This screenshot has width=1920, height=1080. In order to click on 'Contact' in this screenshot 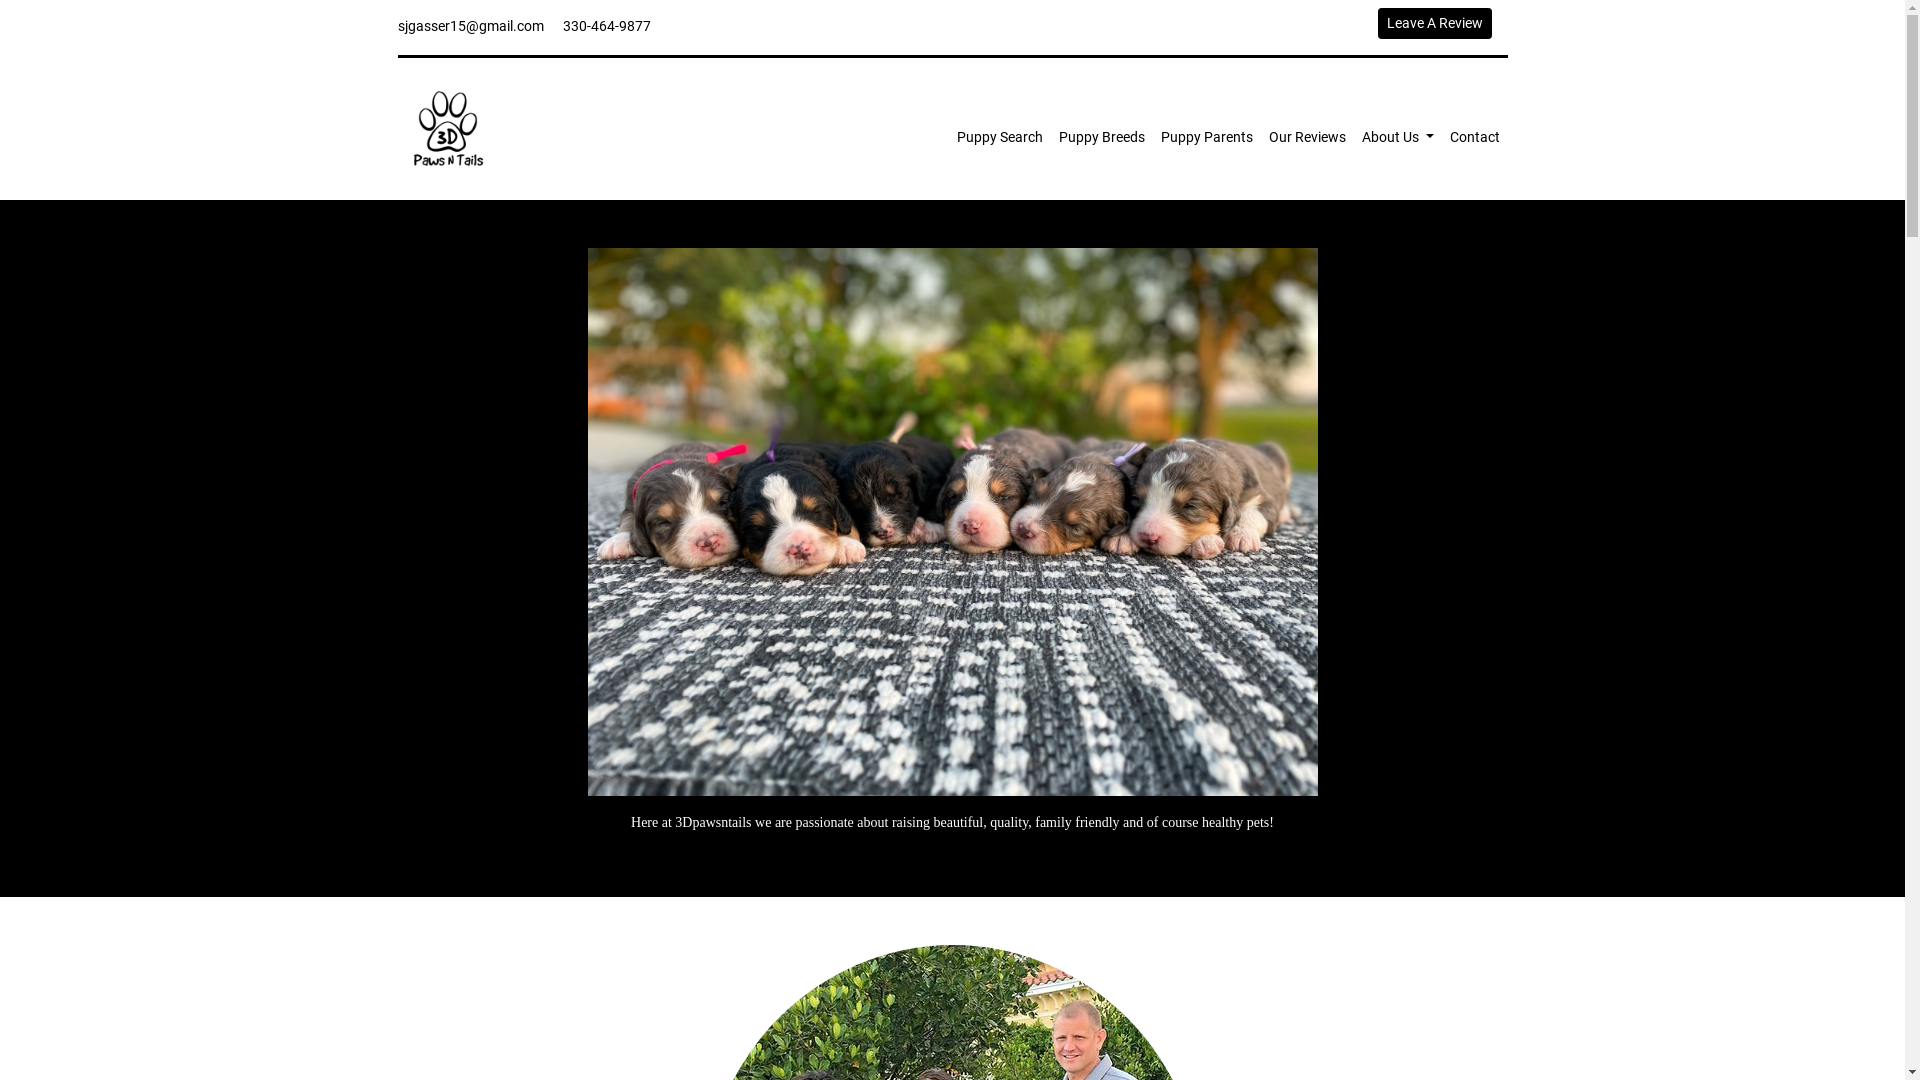, I will do `click(1441, 135)`.